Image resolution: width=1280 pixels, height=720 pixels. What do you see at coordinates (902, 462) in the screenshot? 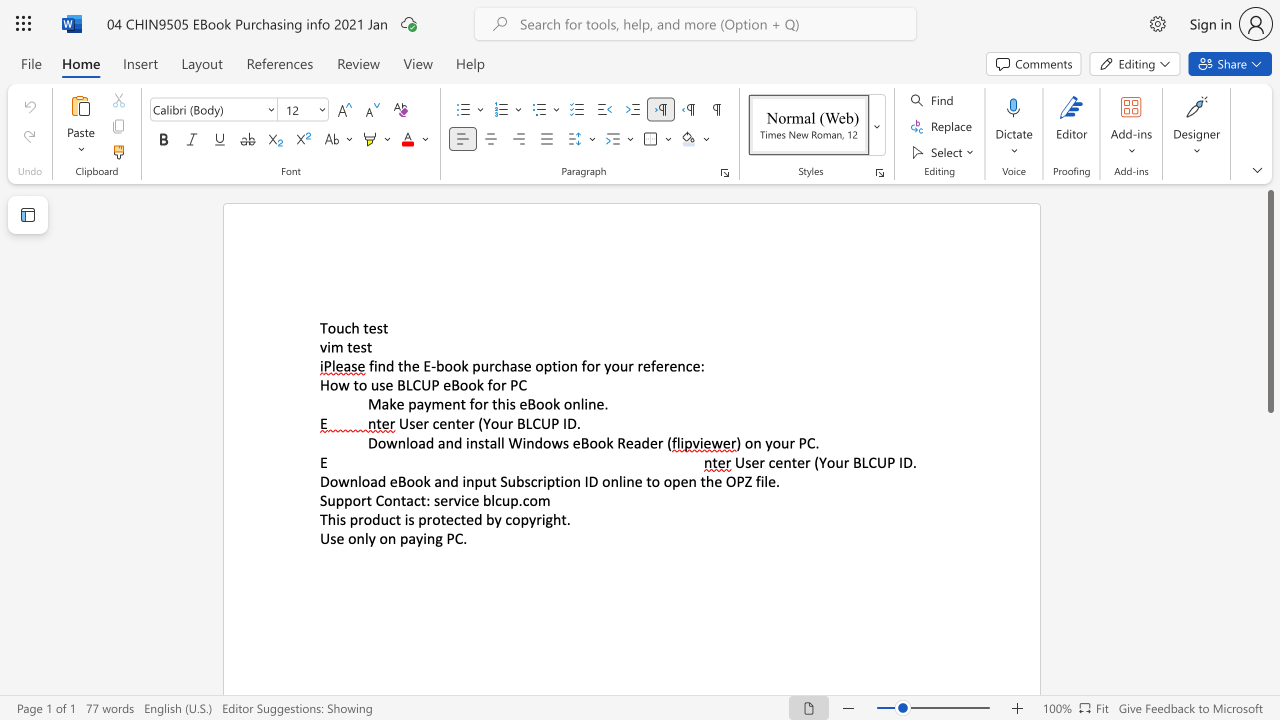
I see `the subset text "D." within the text "User center (Your BLCUP ID."` at bounding box center [902, 462].